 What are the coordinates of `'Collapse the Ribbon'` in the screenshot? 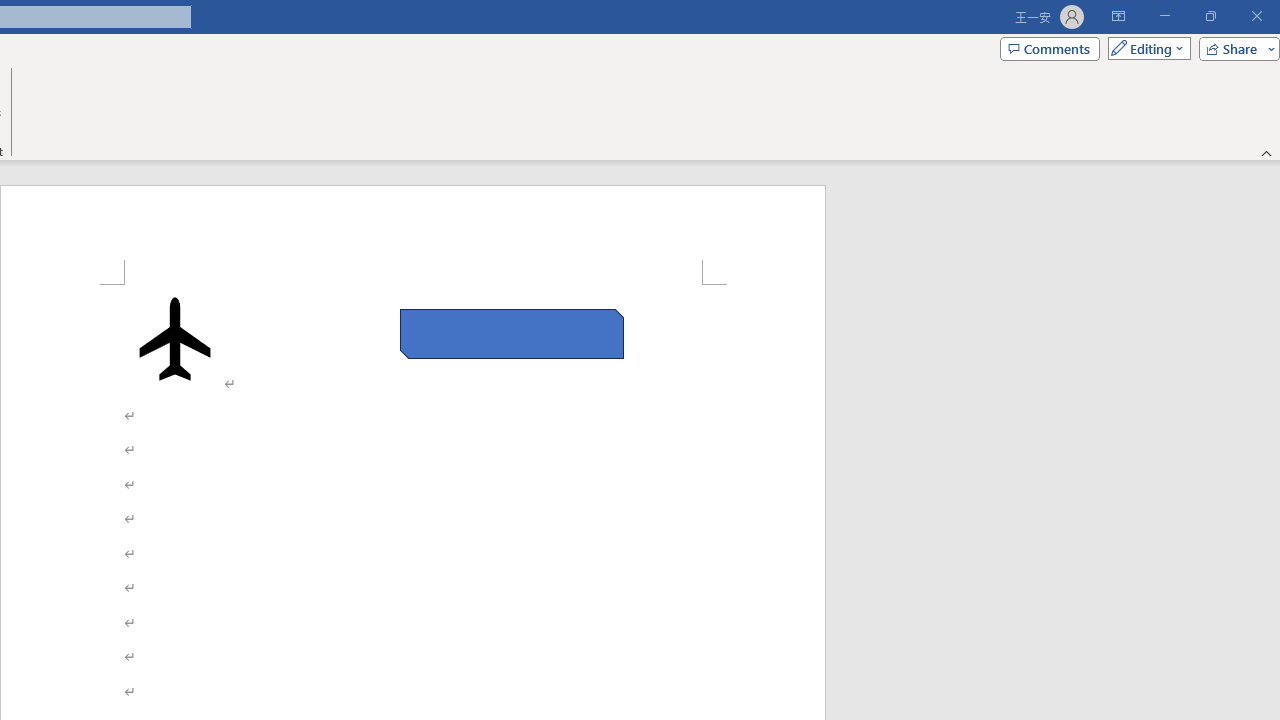 It's located at (1266, 152).